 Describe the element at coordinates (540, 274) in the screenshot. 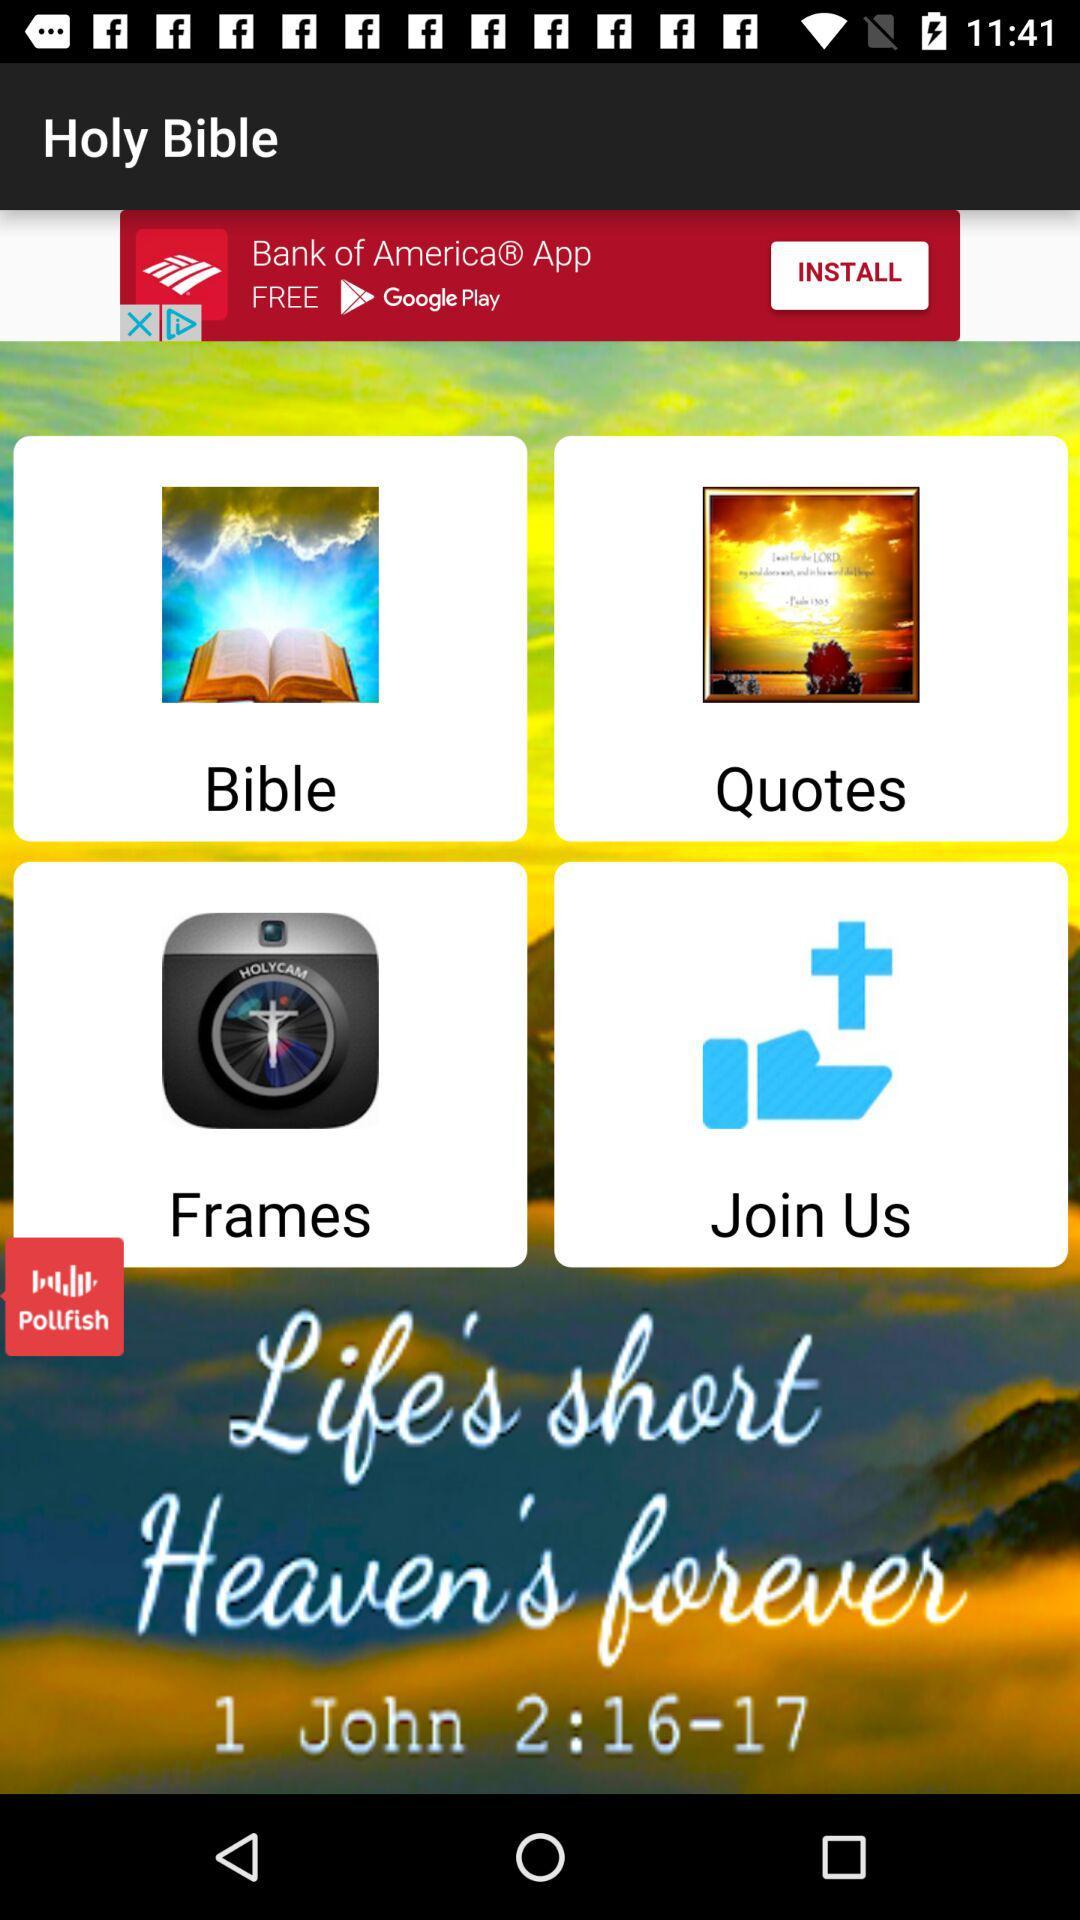

I see `install app` at that location.